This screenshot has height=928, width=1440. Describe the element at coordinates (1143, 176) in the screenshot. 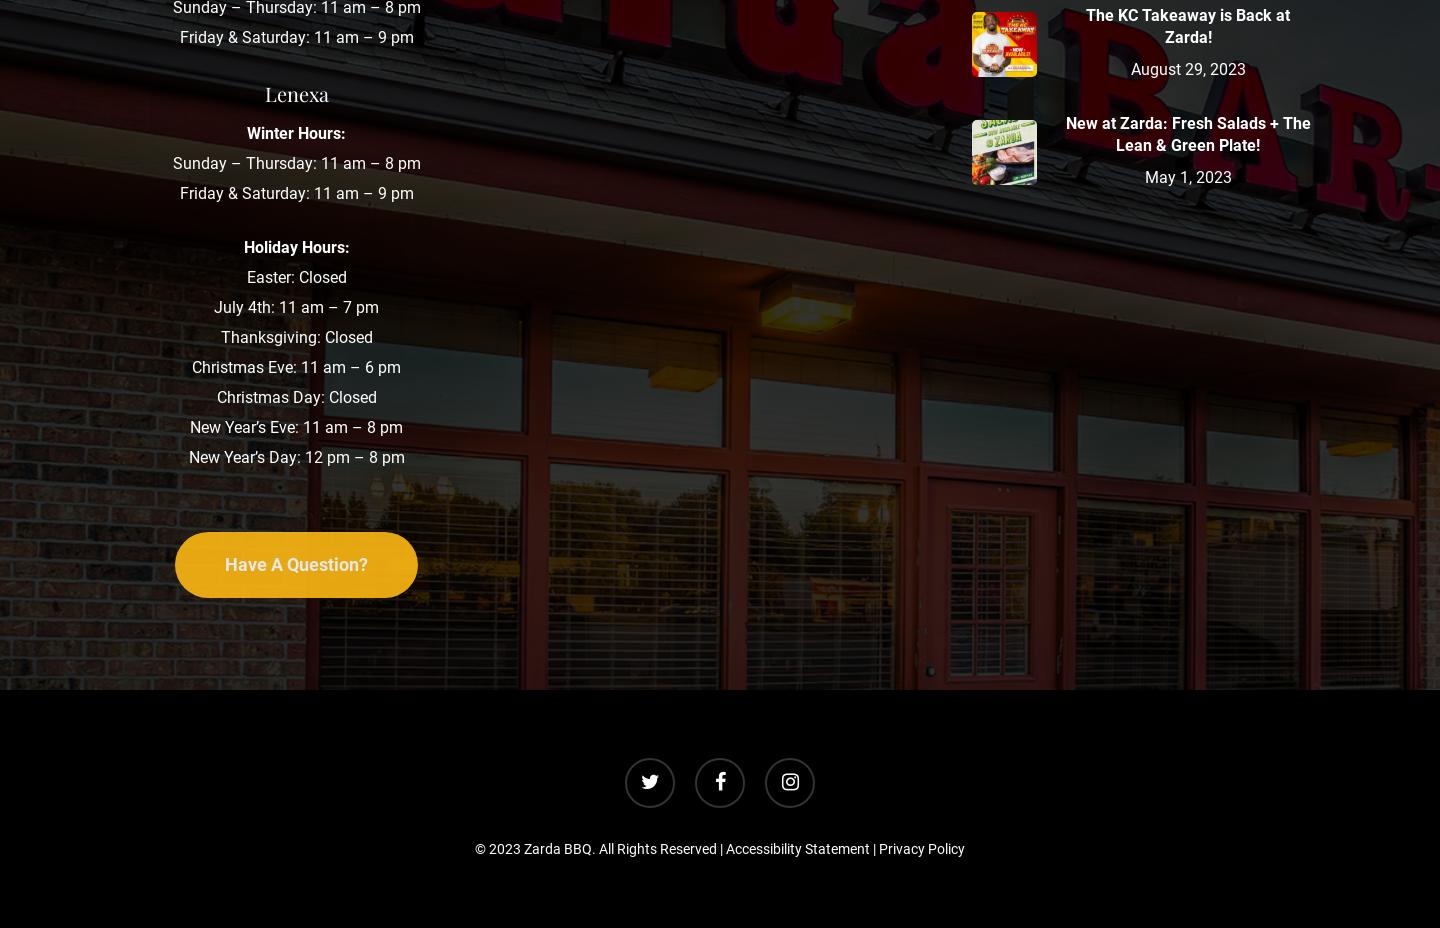

I see `'May 1, 2023'` at that location.